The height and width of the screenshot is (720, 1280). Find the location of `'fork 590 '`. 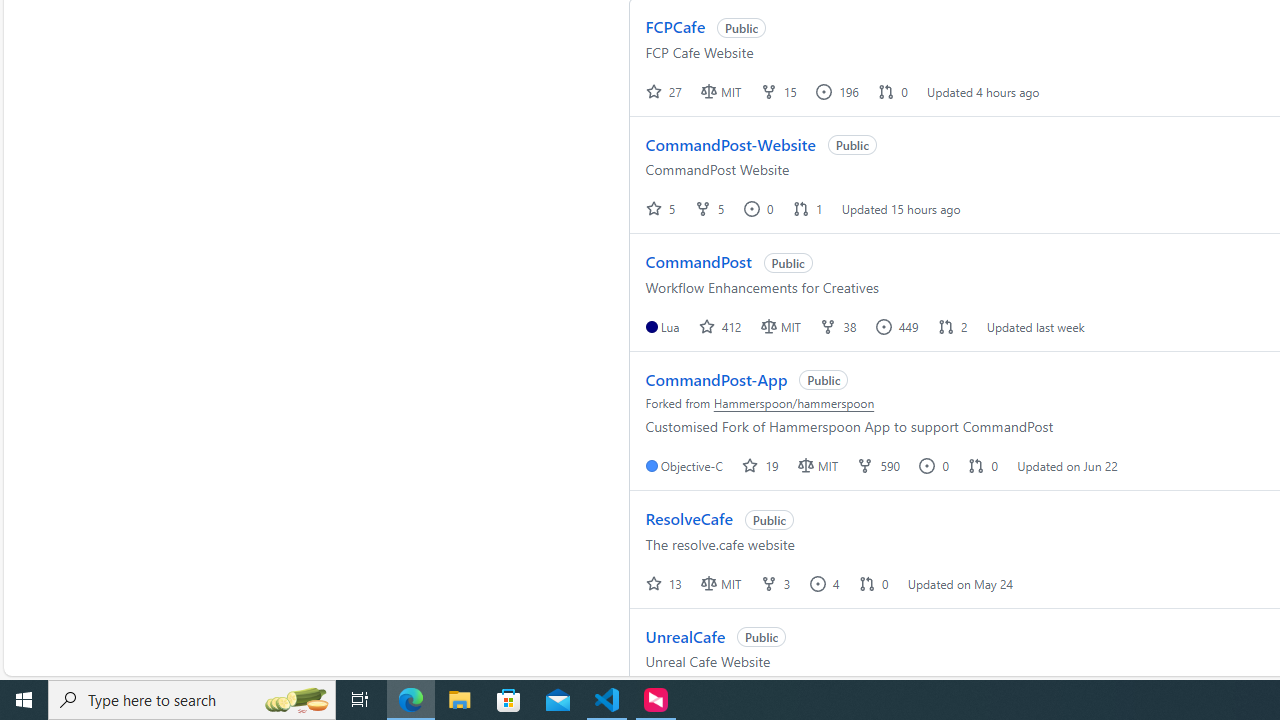

'fork 590 ' is located at coordinates (880, 465).